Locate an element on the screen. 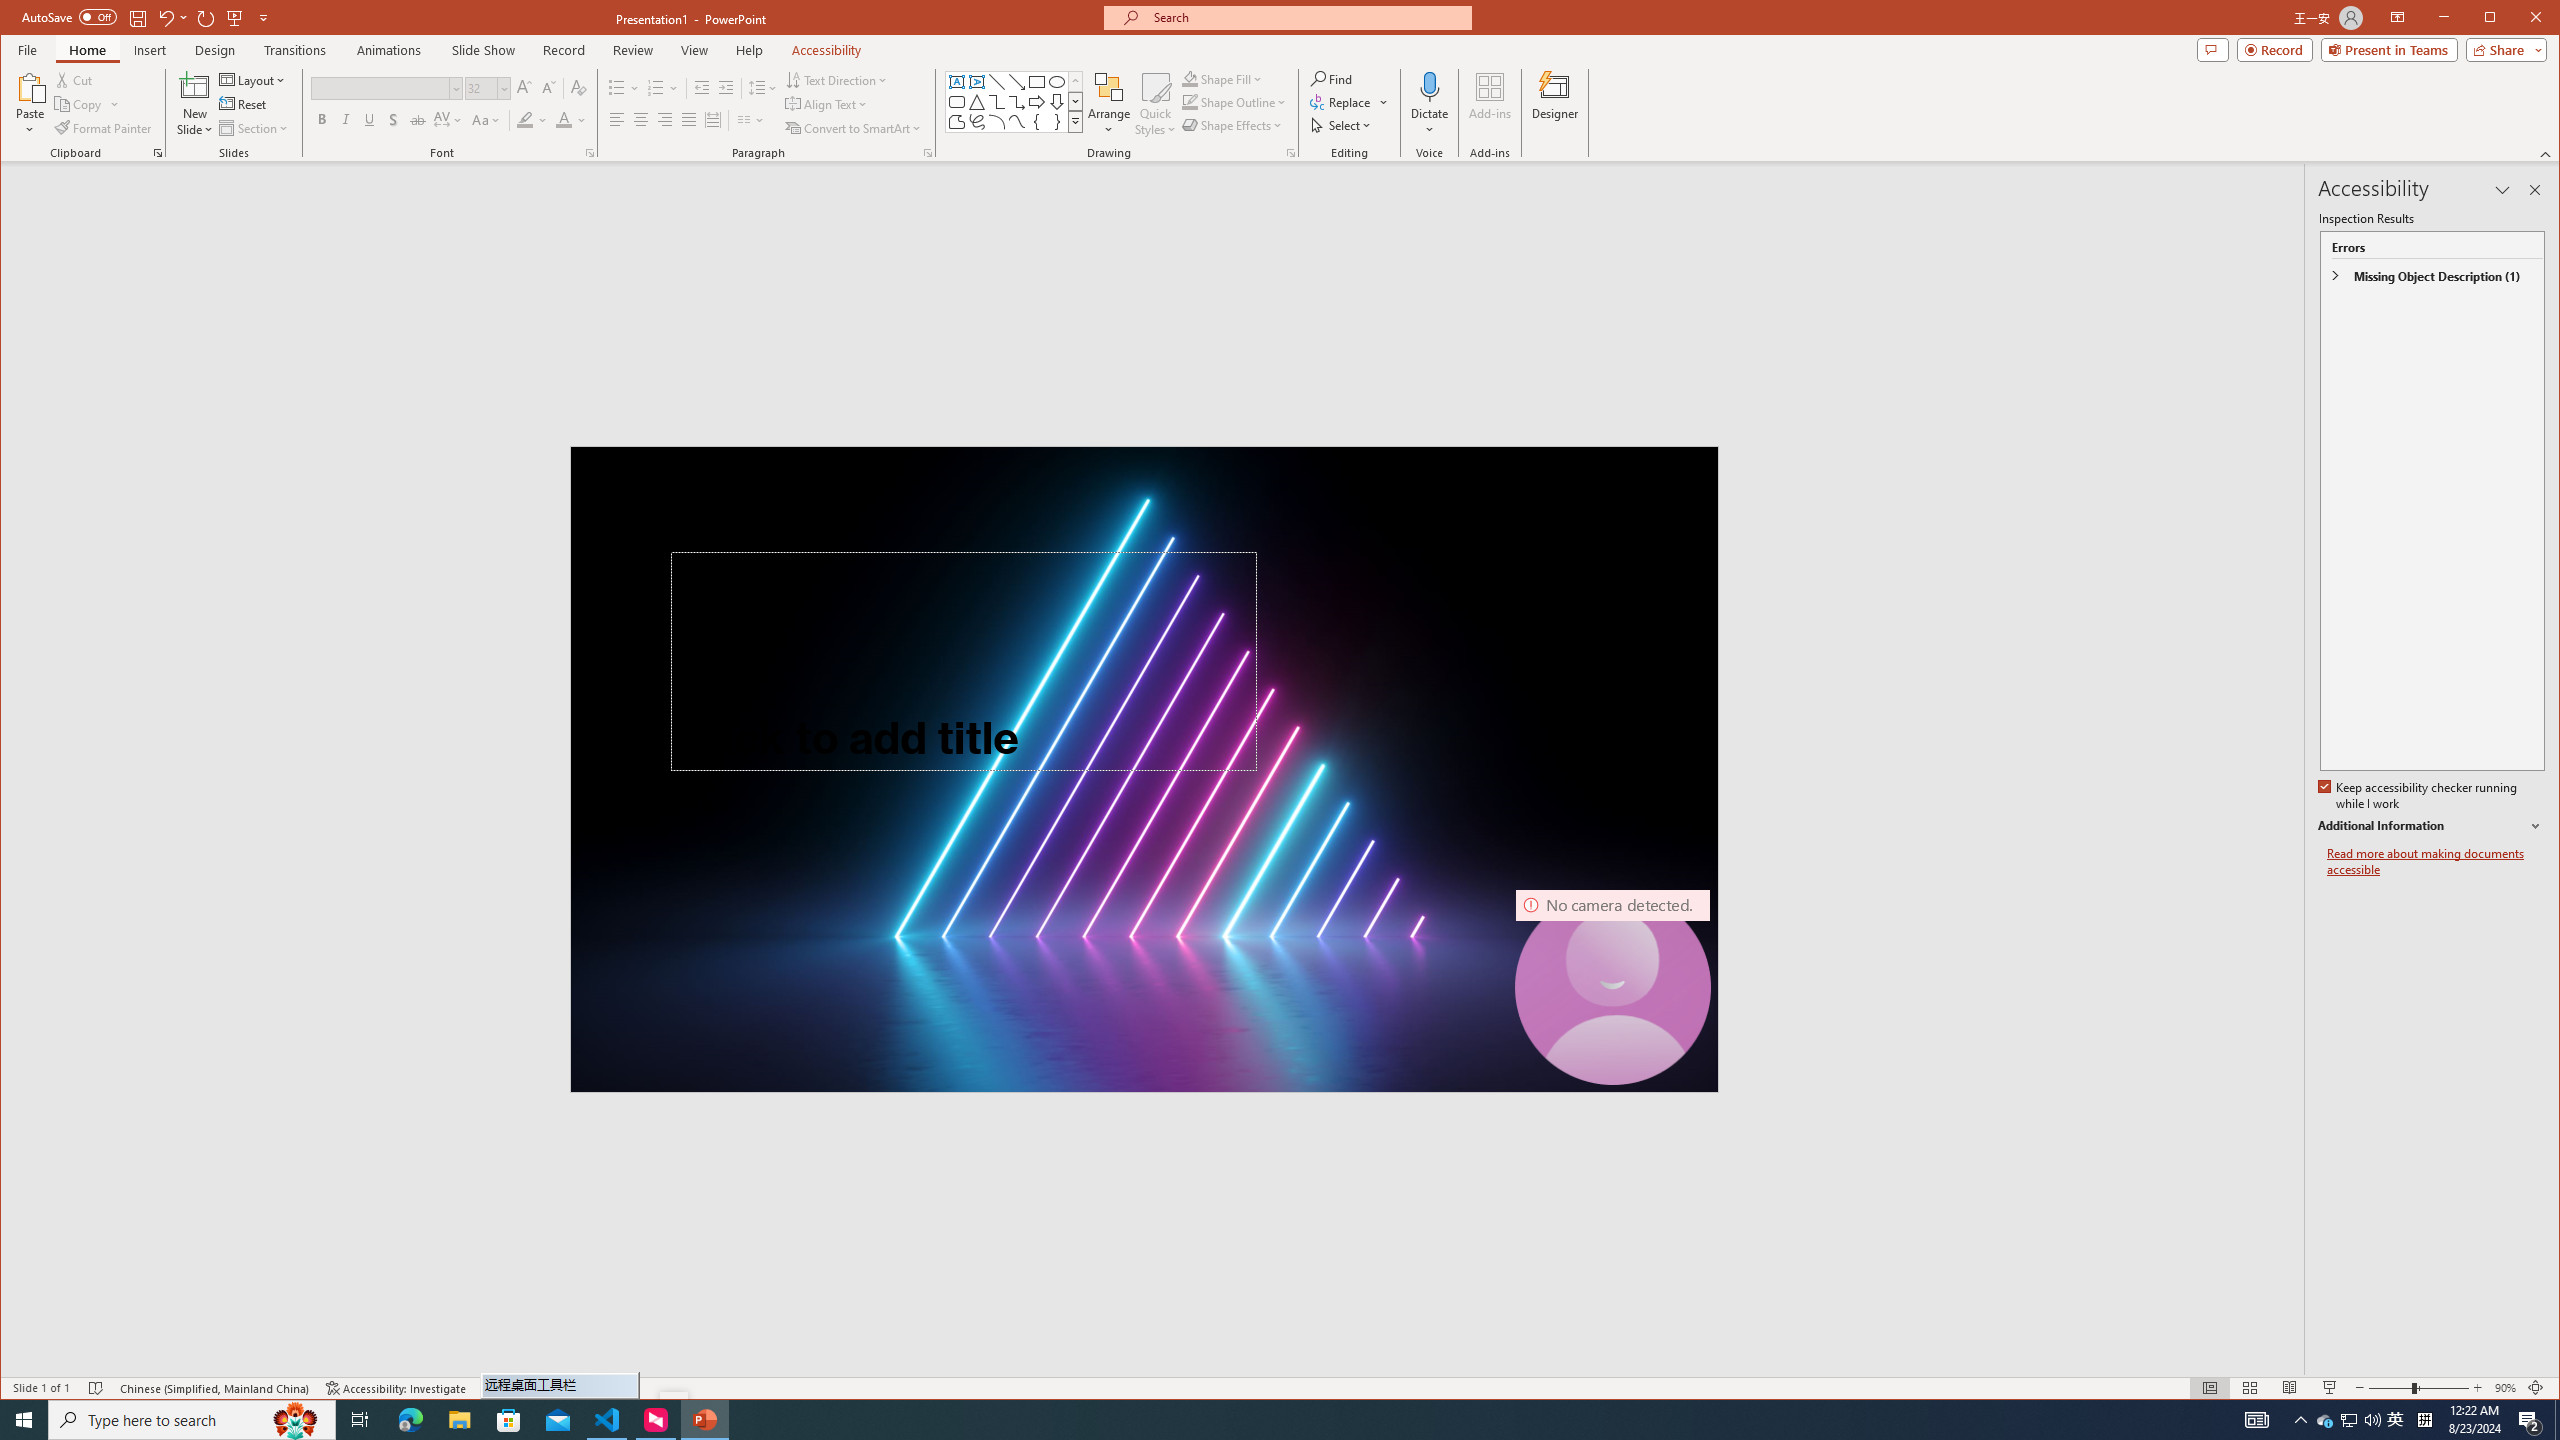 The height and width of the screenshot is (1440, 2560). 'Clear Formatting' is located at coordinates (578, 87).